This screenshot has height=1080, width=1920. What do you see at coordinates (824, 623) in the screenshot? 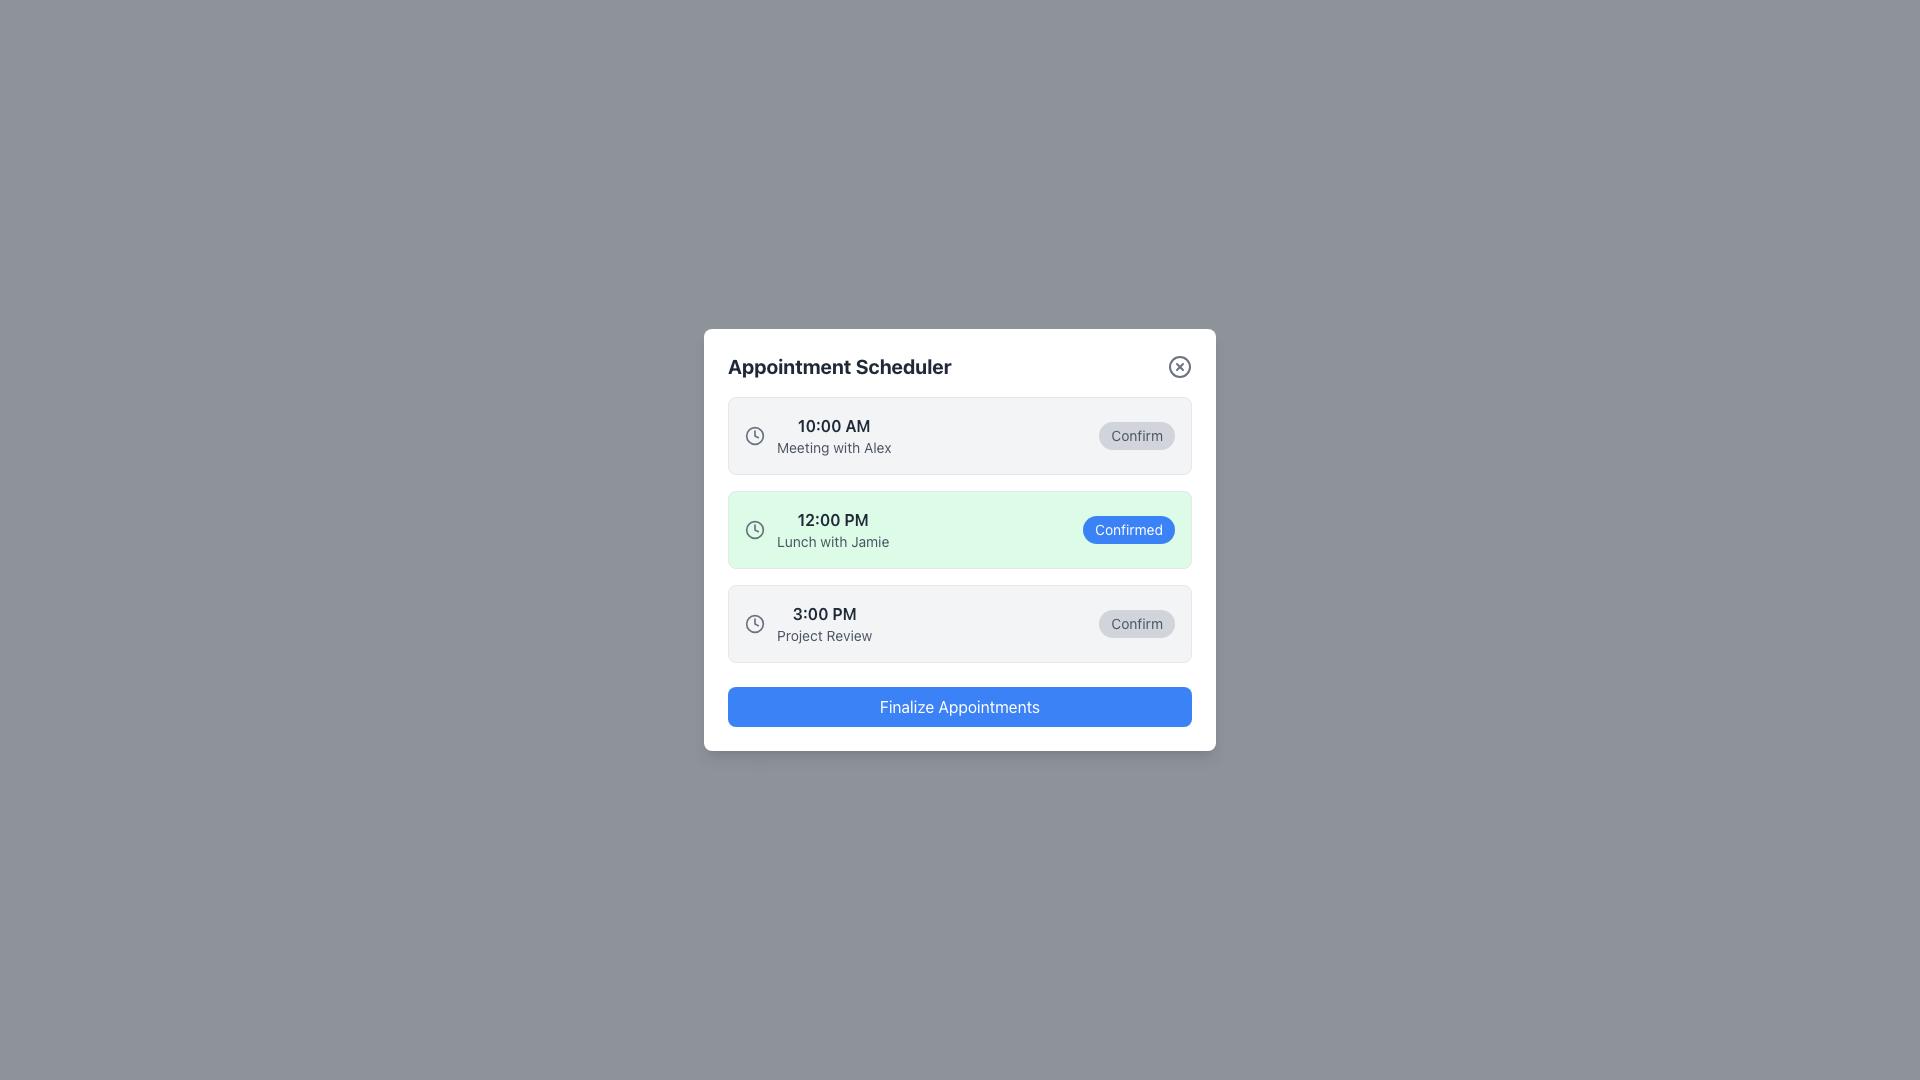
I see `event information displayed in the Text Display that shows '3:00 PM' and 'Project Review', located in the scheduler interface between '12:00 PM Lunch with Jamie' and 'Finalize Appointments'` at bounding box center [824, 623].